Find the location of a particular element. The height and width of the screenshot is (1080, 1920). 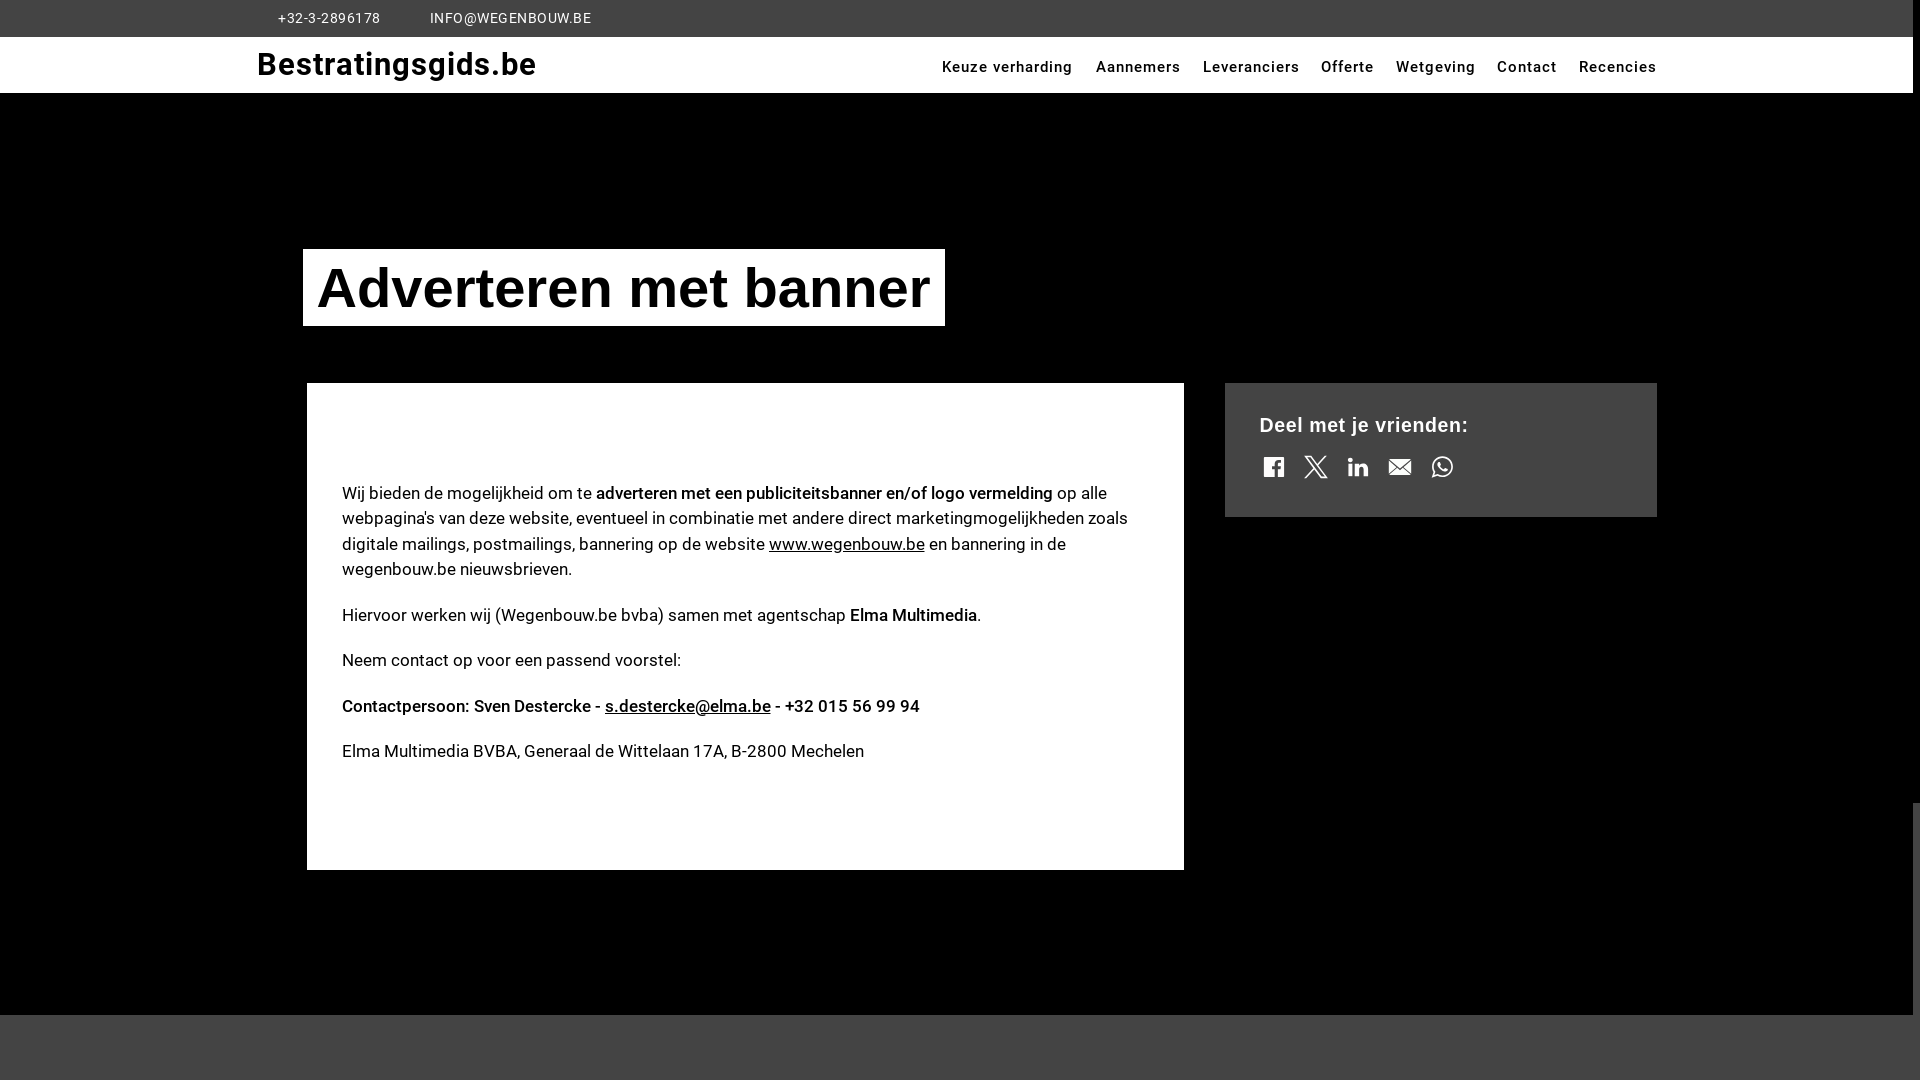

'Keuze verharding' is located at coordinates (1007, 68).